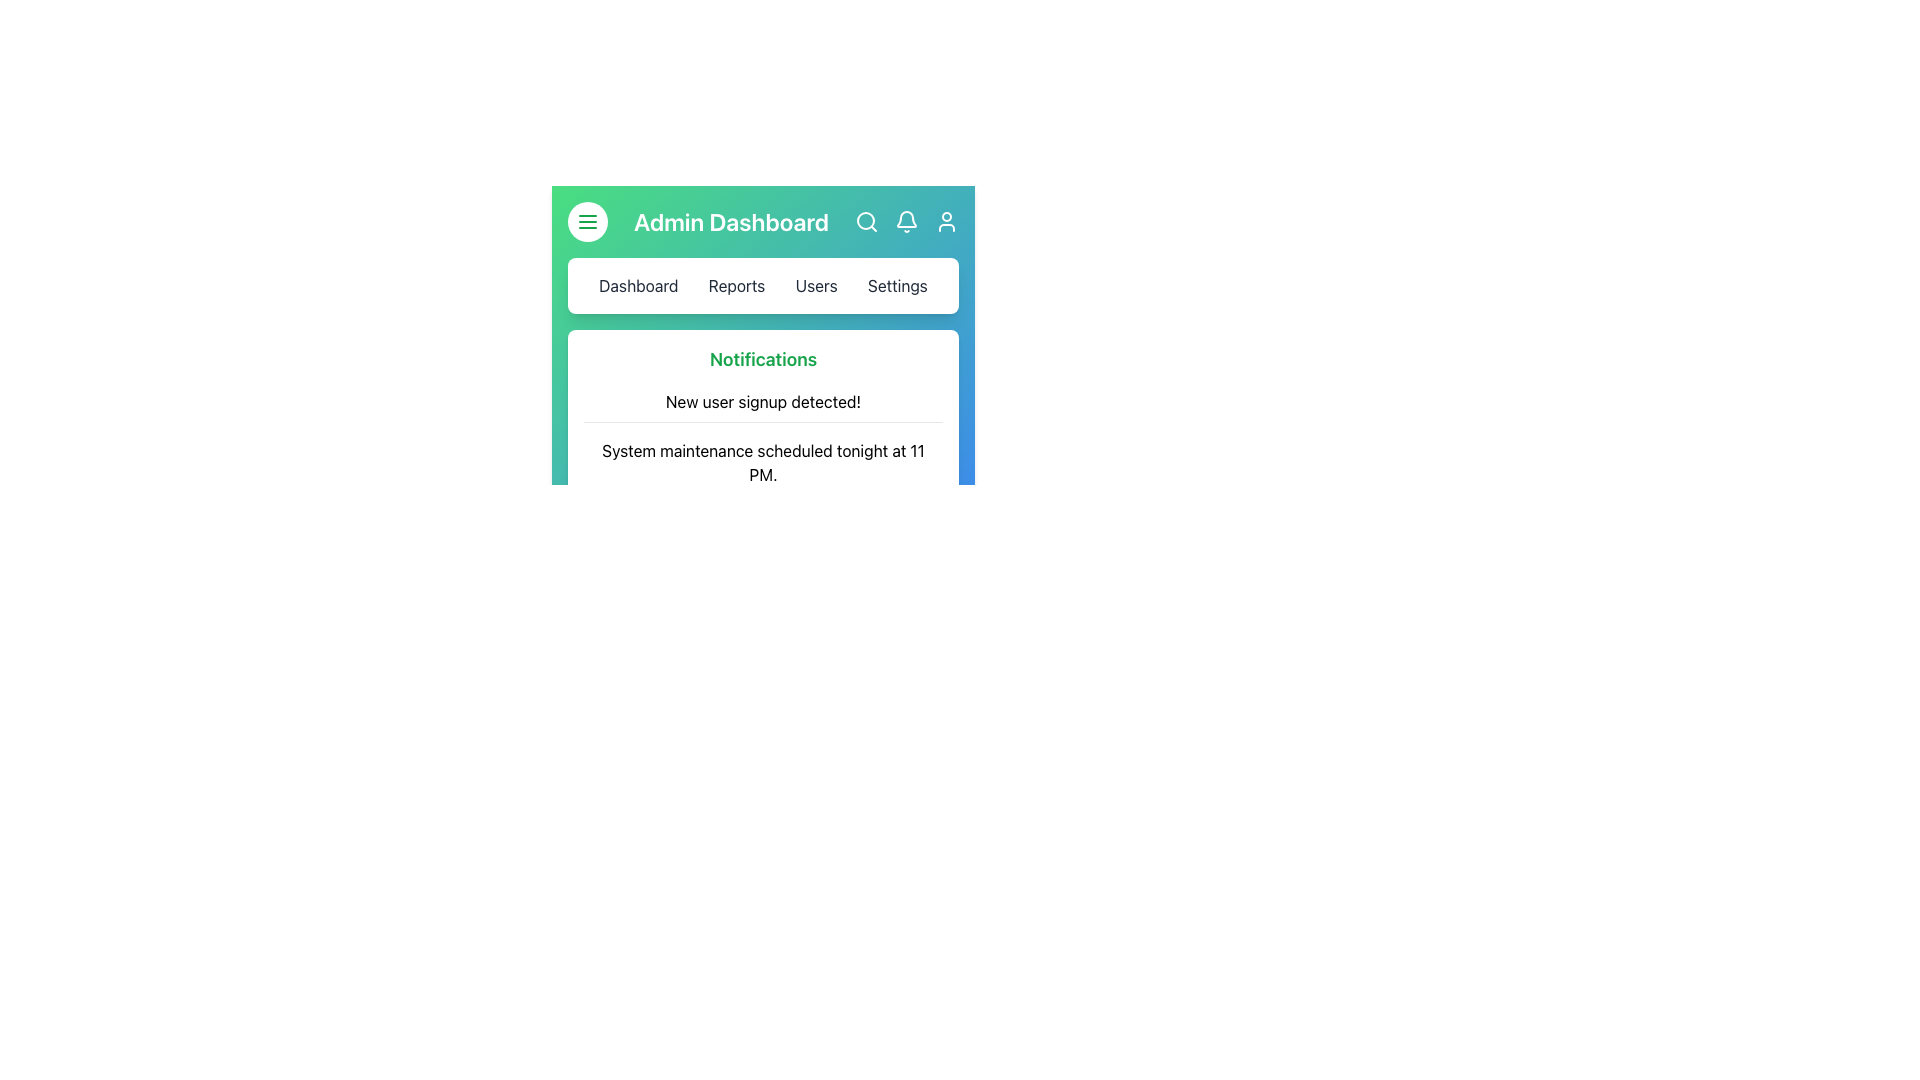  I want to click on the 'Dashboard' navigation link located in the top horizontal navigation bar, so click(637, 285).